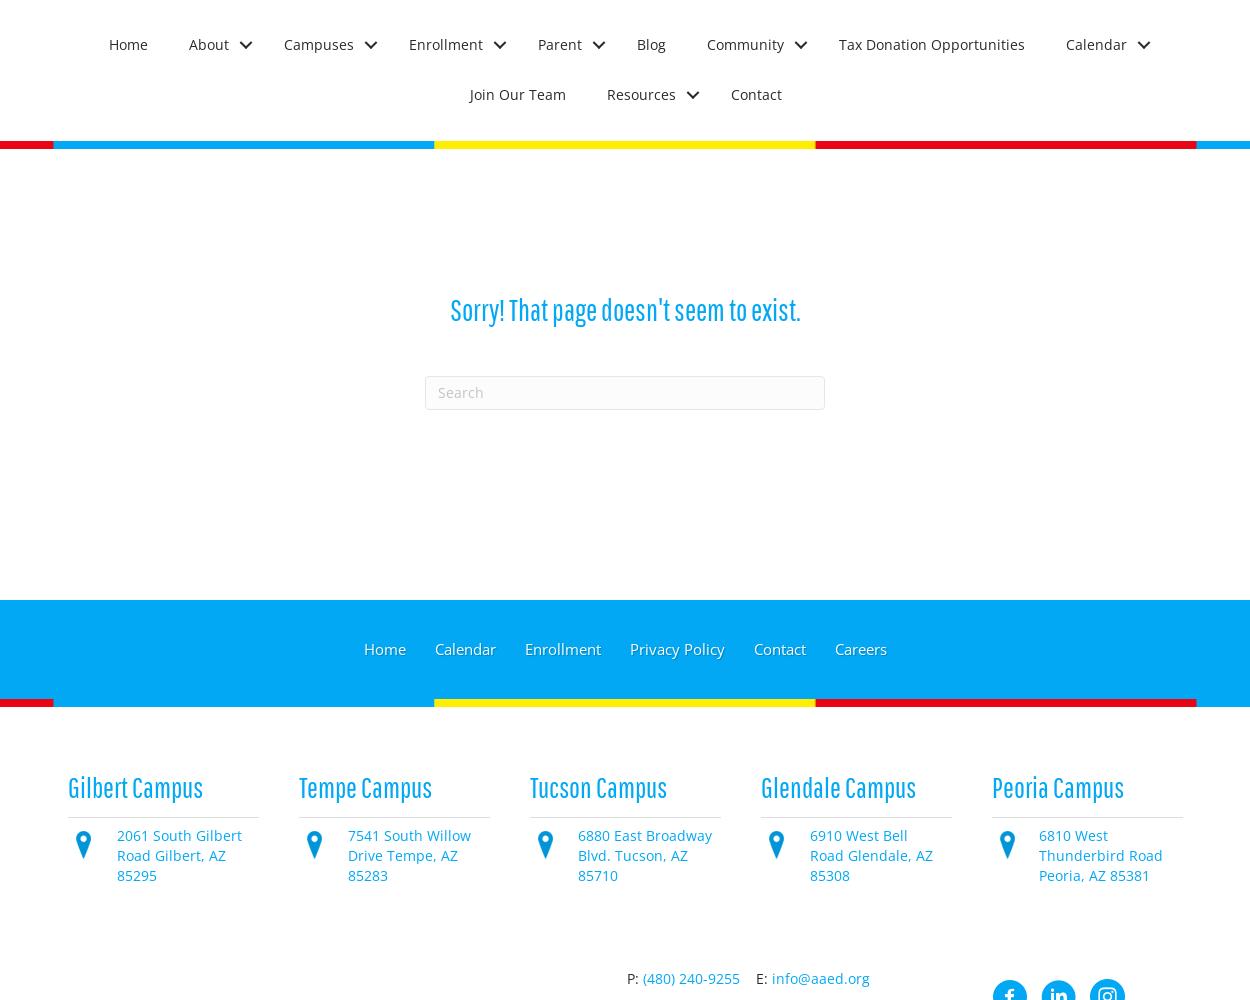 This screenshot has width=1250, height=1000. What do you see at coordinates (820, 977) in the screenshot?
I see `'info@aaed.org'` at bounding box center [820, 977].